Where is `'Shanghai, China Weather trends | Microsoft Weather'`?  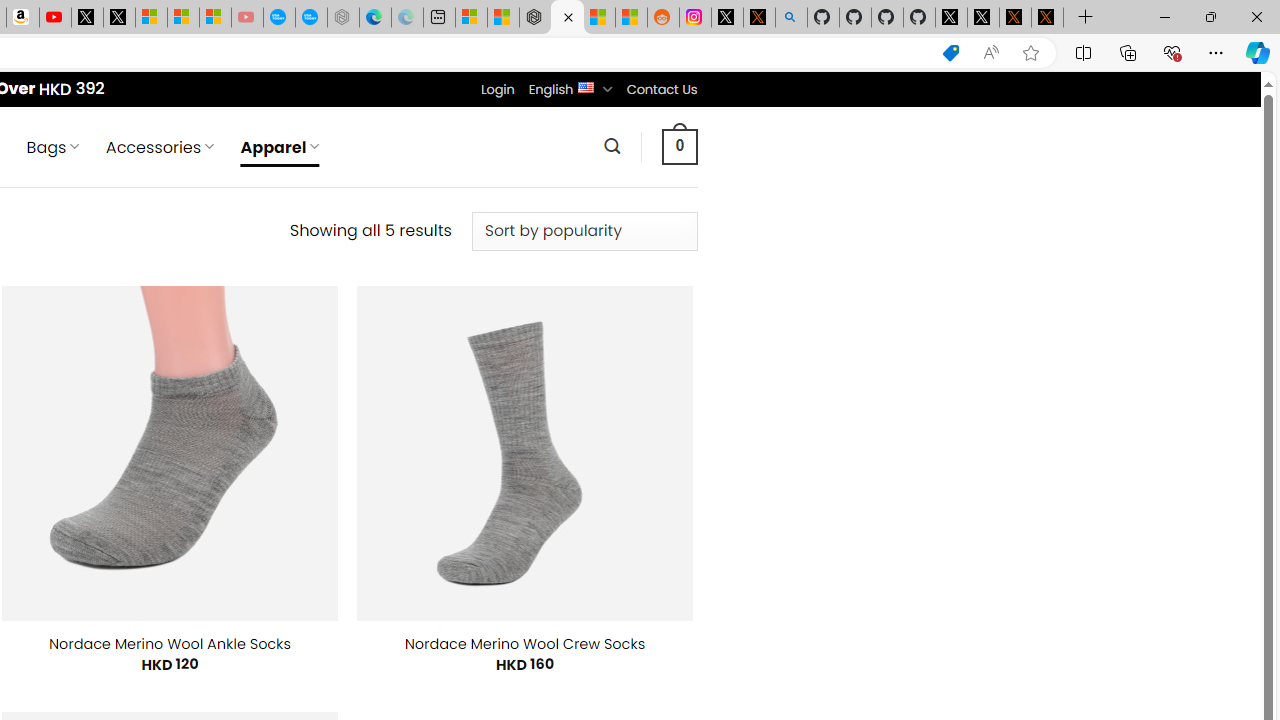 'Shanghai, China Weather trends | Microsoft Weather' is located at coordinates (630, 17).